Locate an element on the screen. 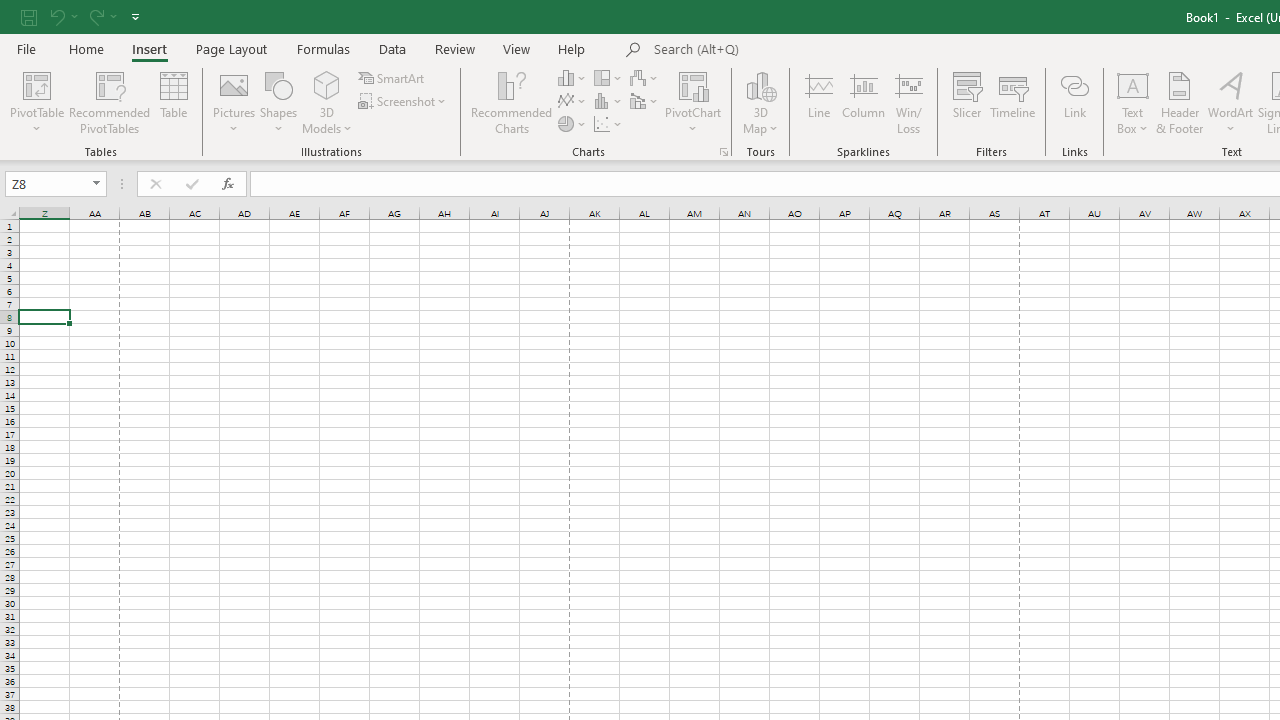 Image resolution: width=1280 pixels, height=720 pixels. 'Screenshot' is located at coordinates (402, 101).